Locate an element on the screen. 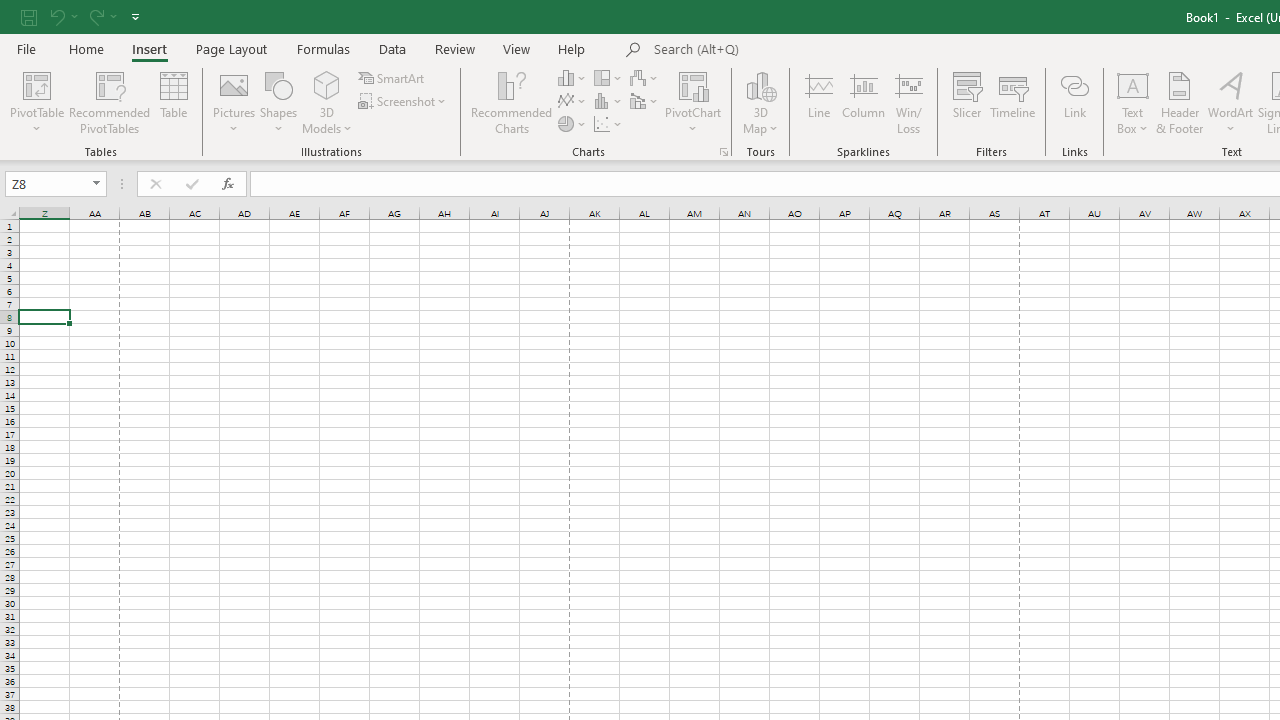 Image resolution: width=1280 pixels, height=720 pixels. 'Screenshot' is located at coordinates (402, 101).